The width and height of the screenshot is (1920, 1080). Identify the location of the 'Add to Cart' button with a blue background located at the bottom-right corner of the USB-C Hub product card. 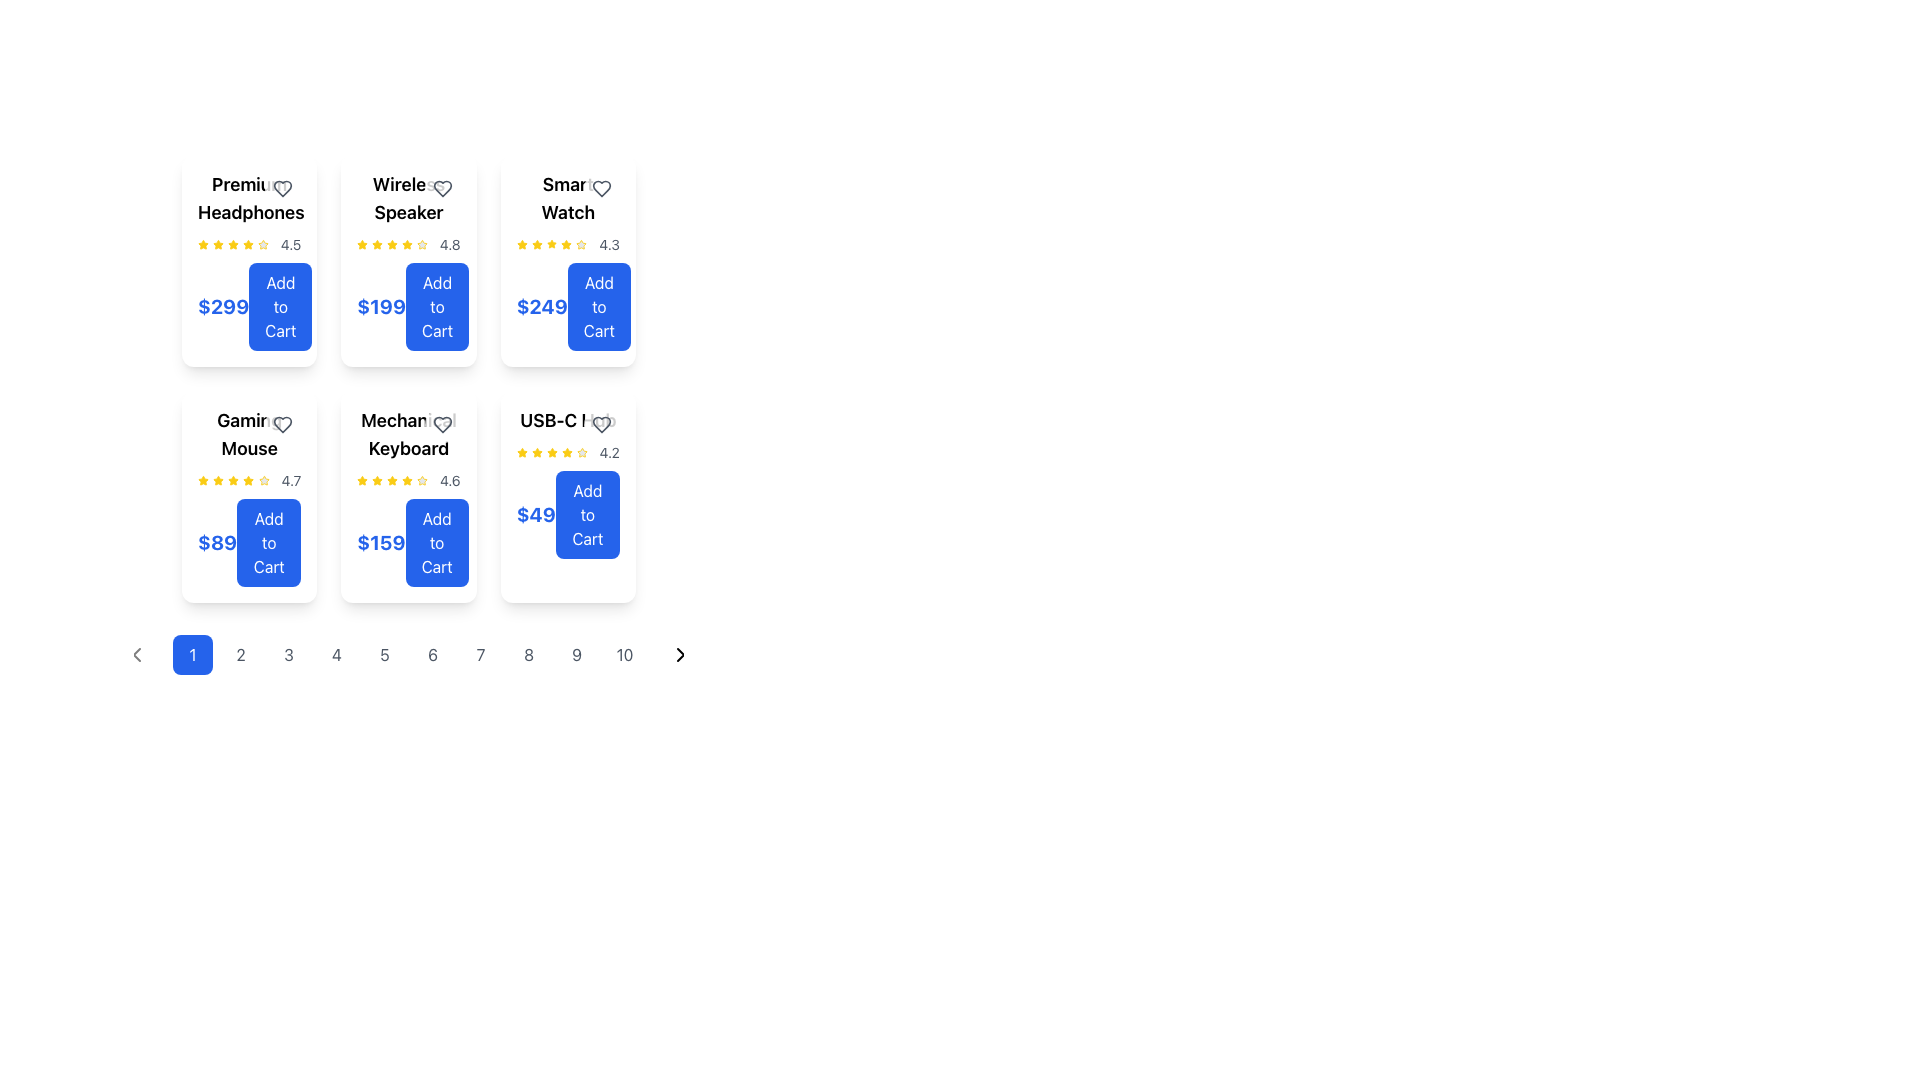
(586, 514).